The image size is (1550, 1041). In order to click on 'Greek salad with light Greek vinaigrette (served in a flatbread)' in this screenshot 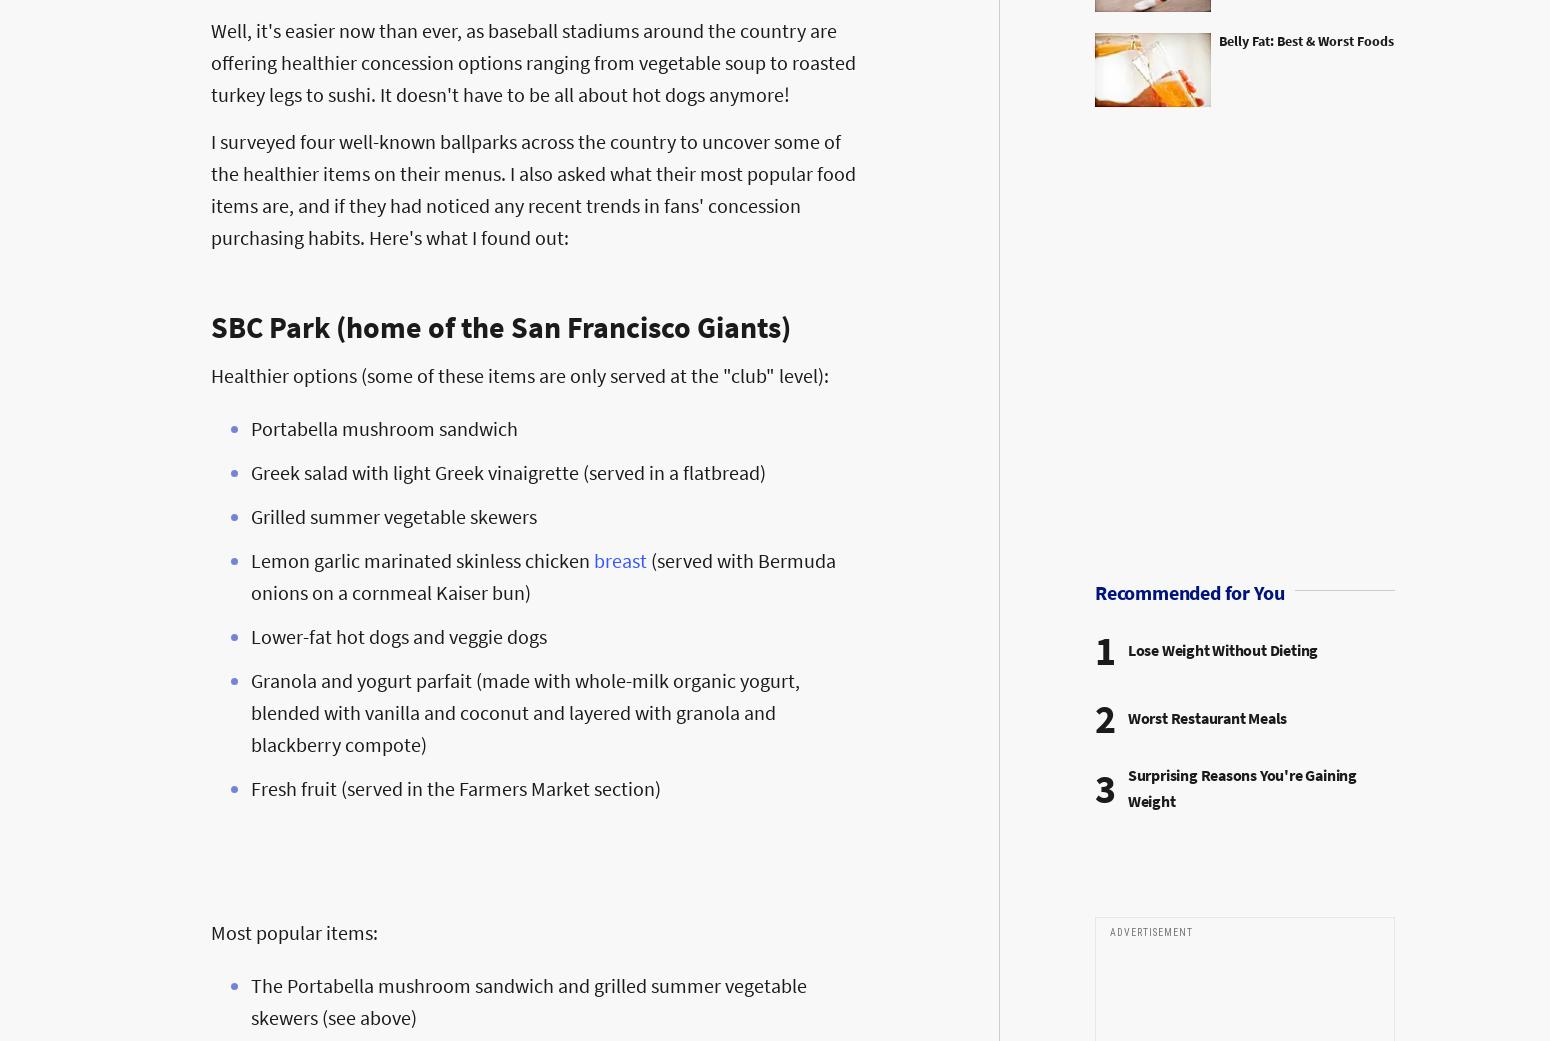, I will do `click(507, 470)`.